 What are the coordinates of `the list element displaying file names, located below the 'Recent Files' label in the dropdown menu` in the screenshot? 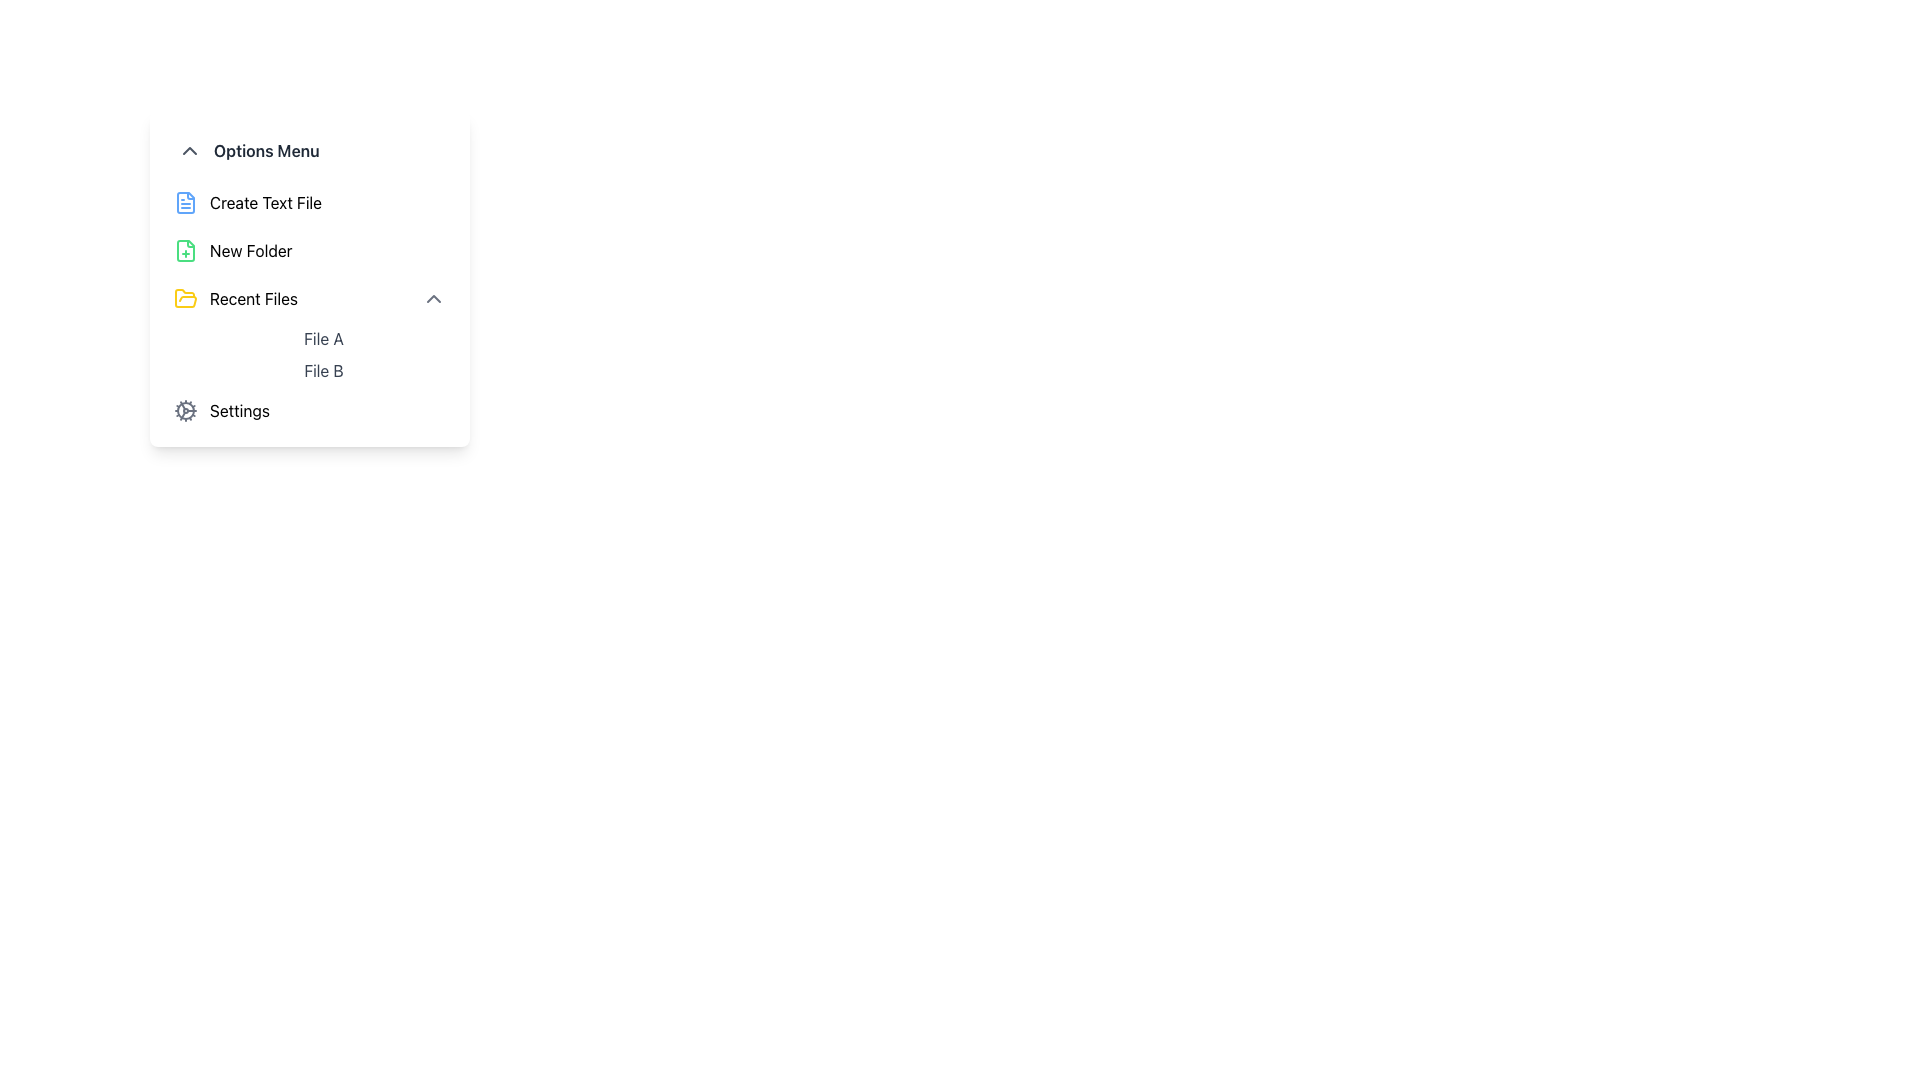 It's located at (309, 353).